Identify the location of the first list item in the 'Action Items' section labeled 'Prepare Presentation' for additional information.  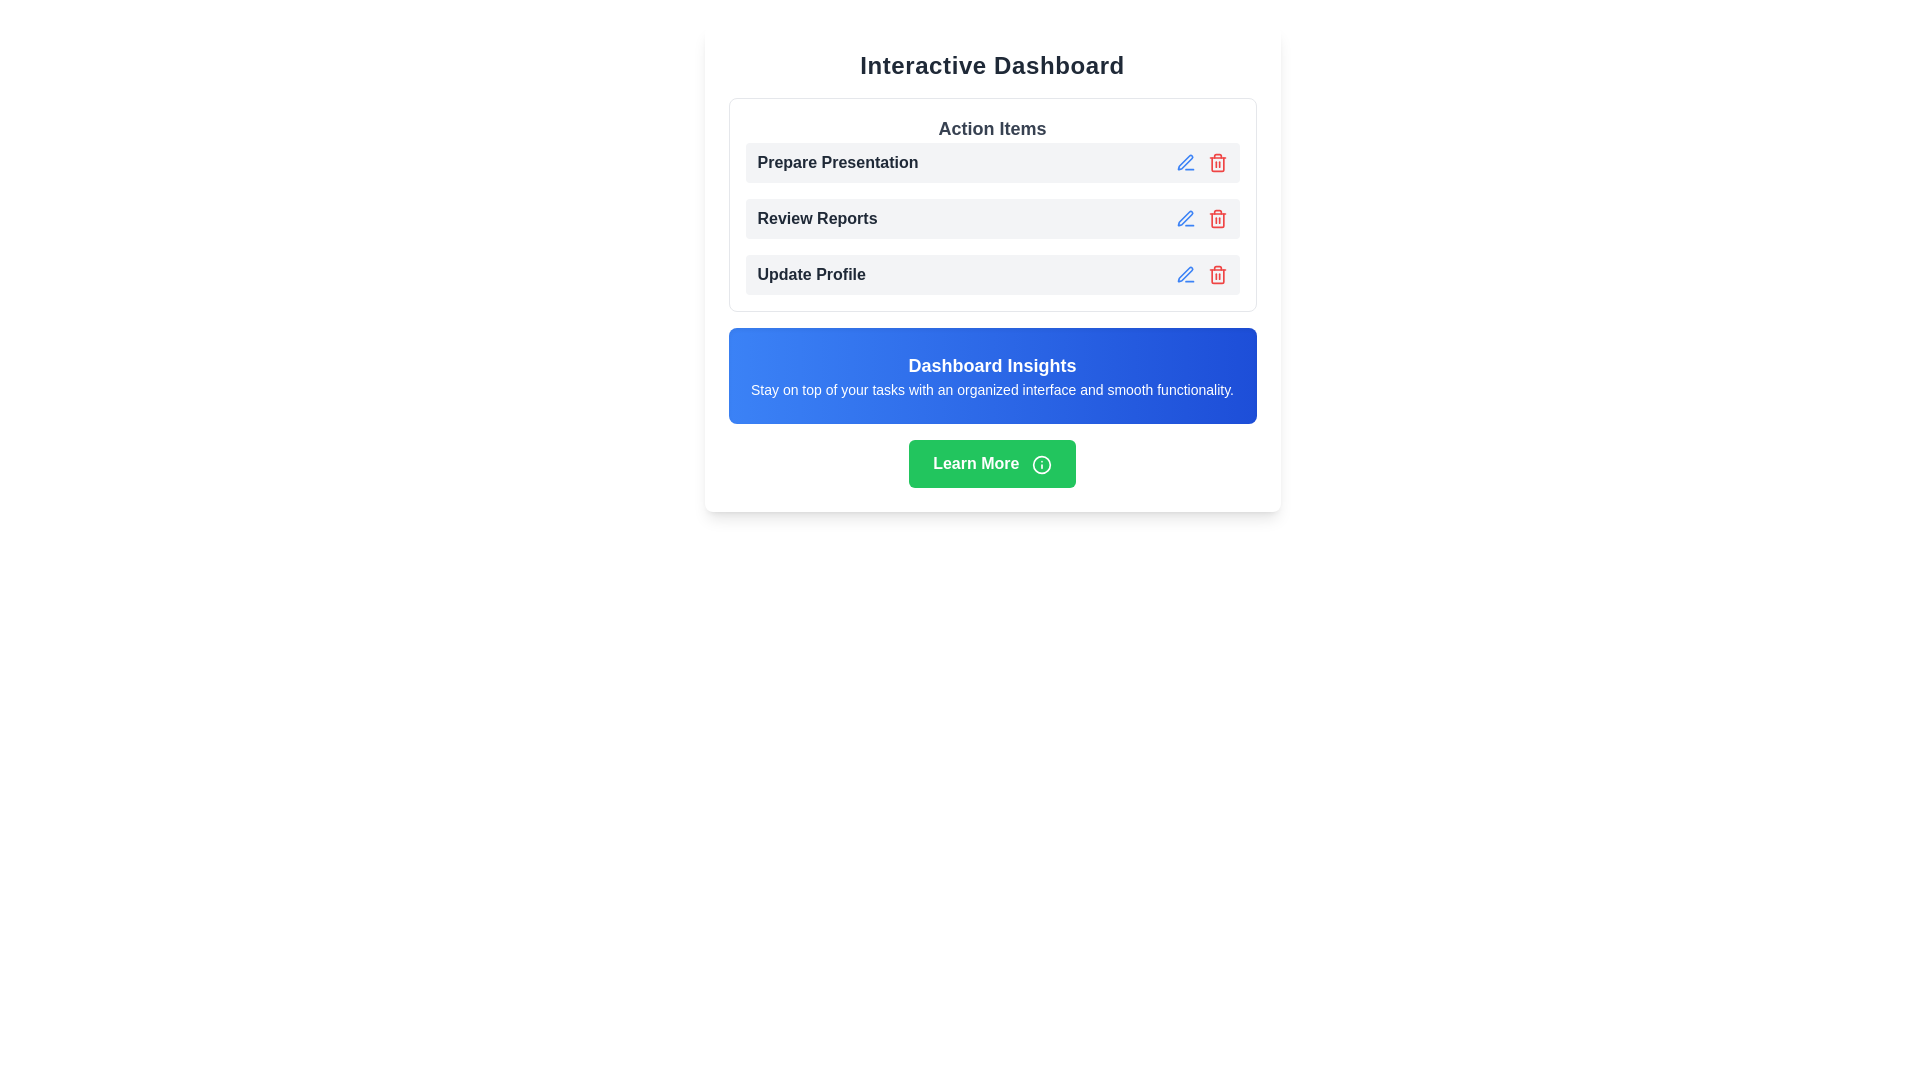
(992, 161).